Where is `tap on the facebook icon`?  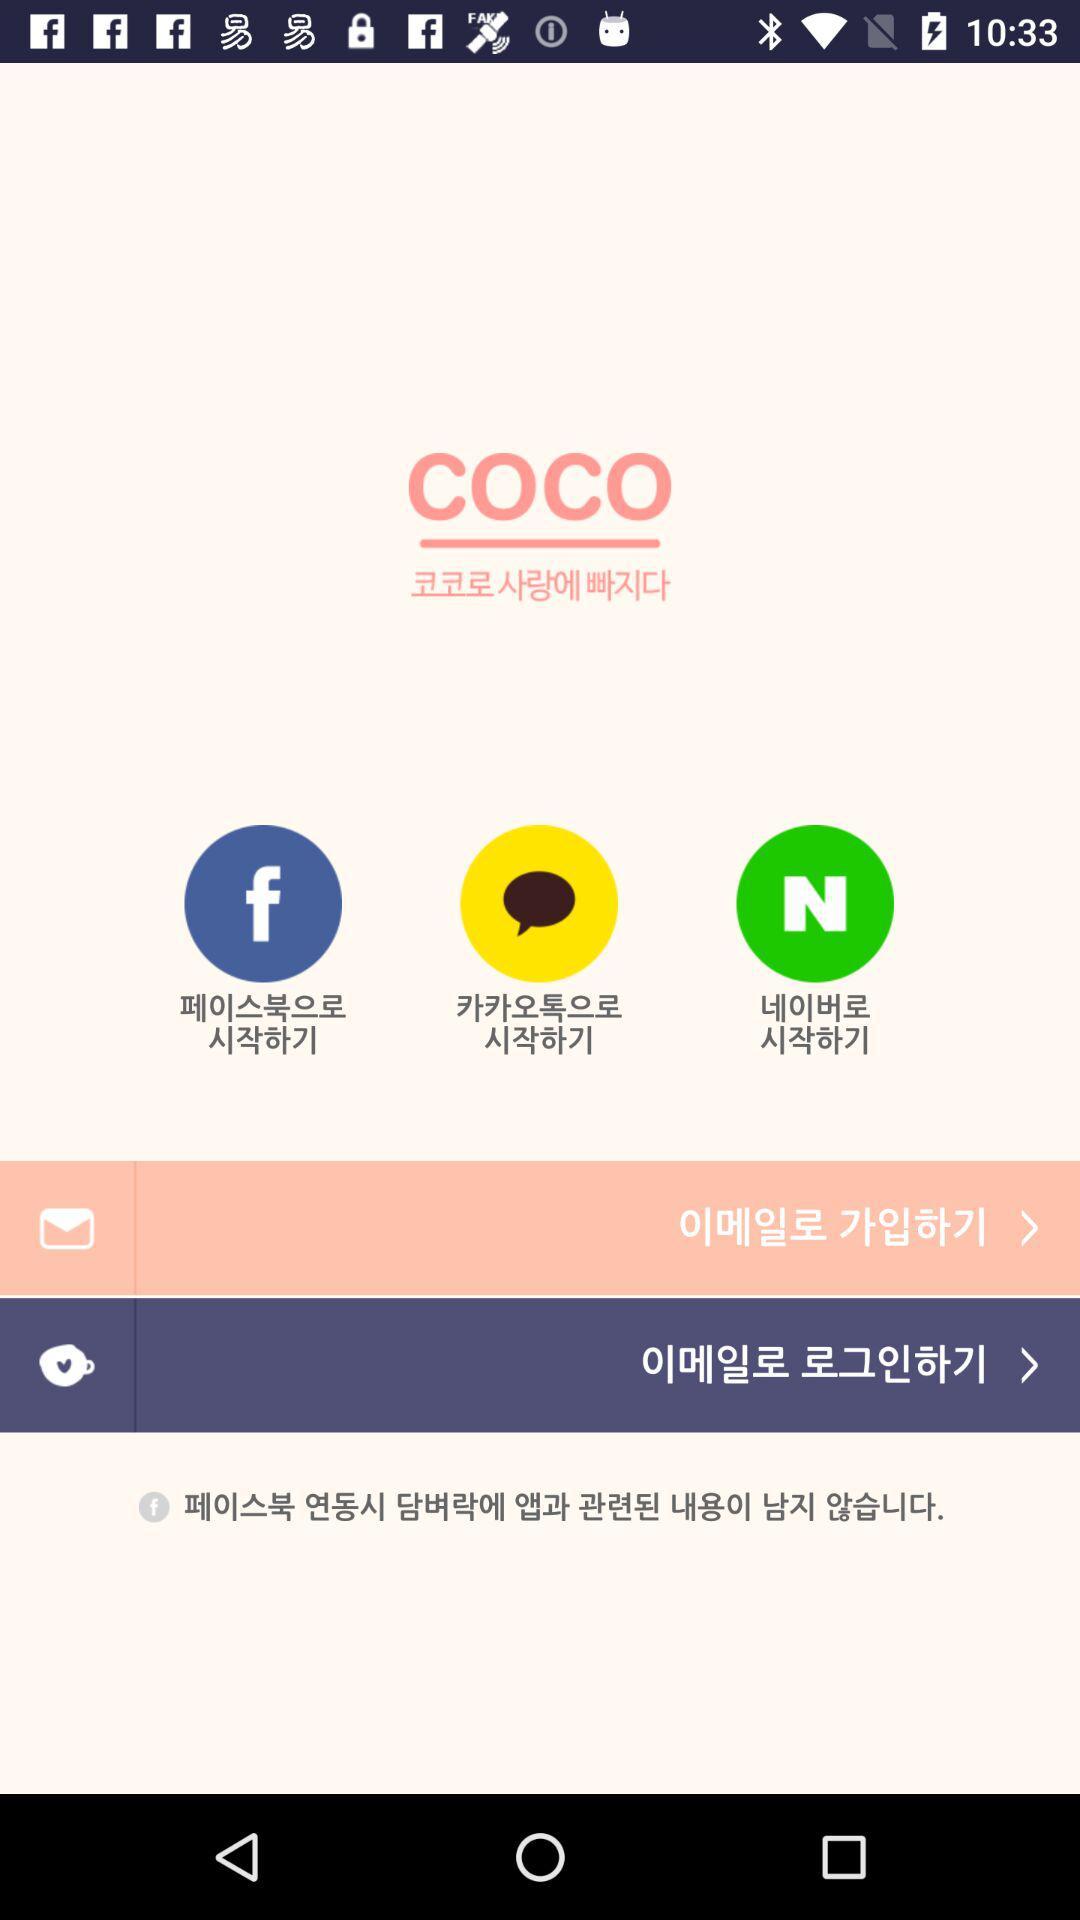
tap on the facebook icon is located at coordinates (262, 902).